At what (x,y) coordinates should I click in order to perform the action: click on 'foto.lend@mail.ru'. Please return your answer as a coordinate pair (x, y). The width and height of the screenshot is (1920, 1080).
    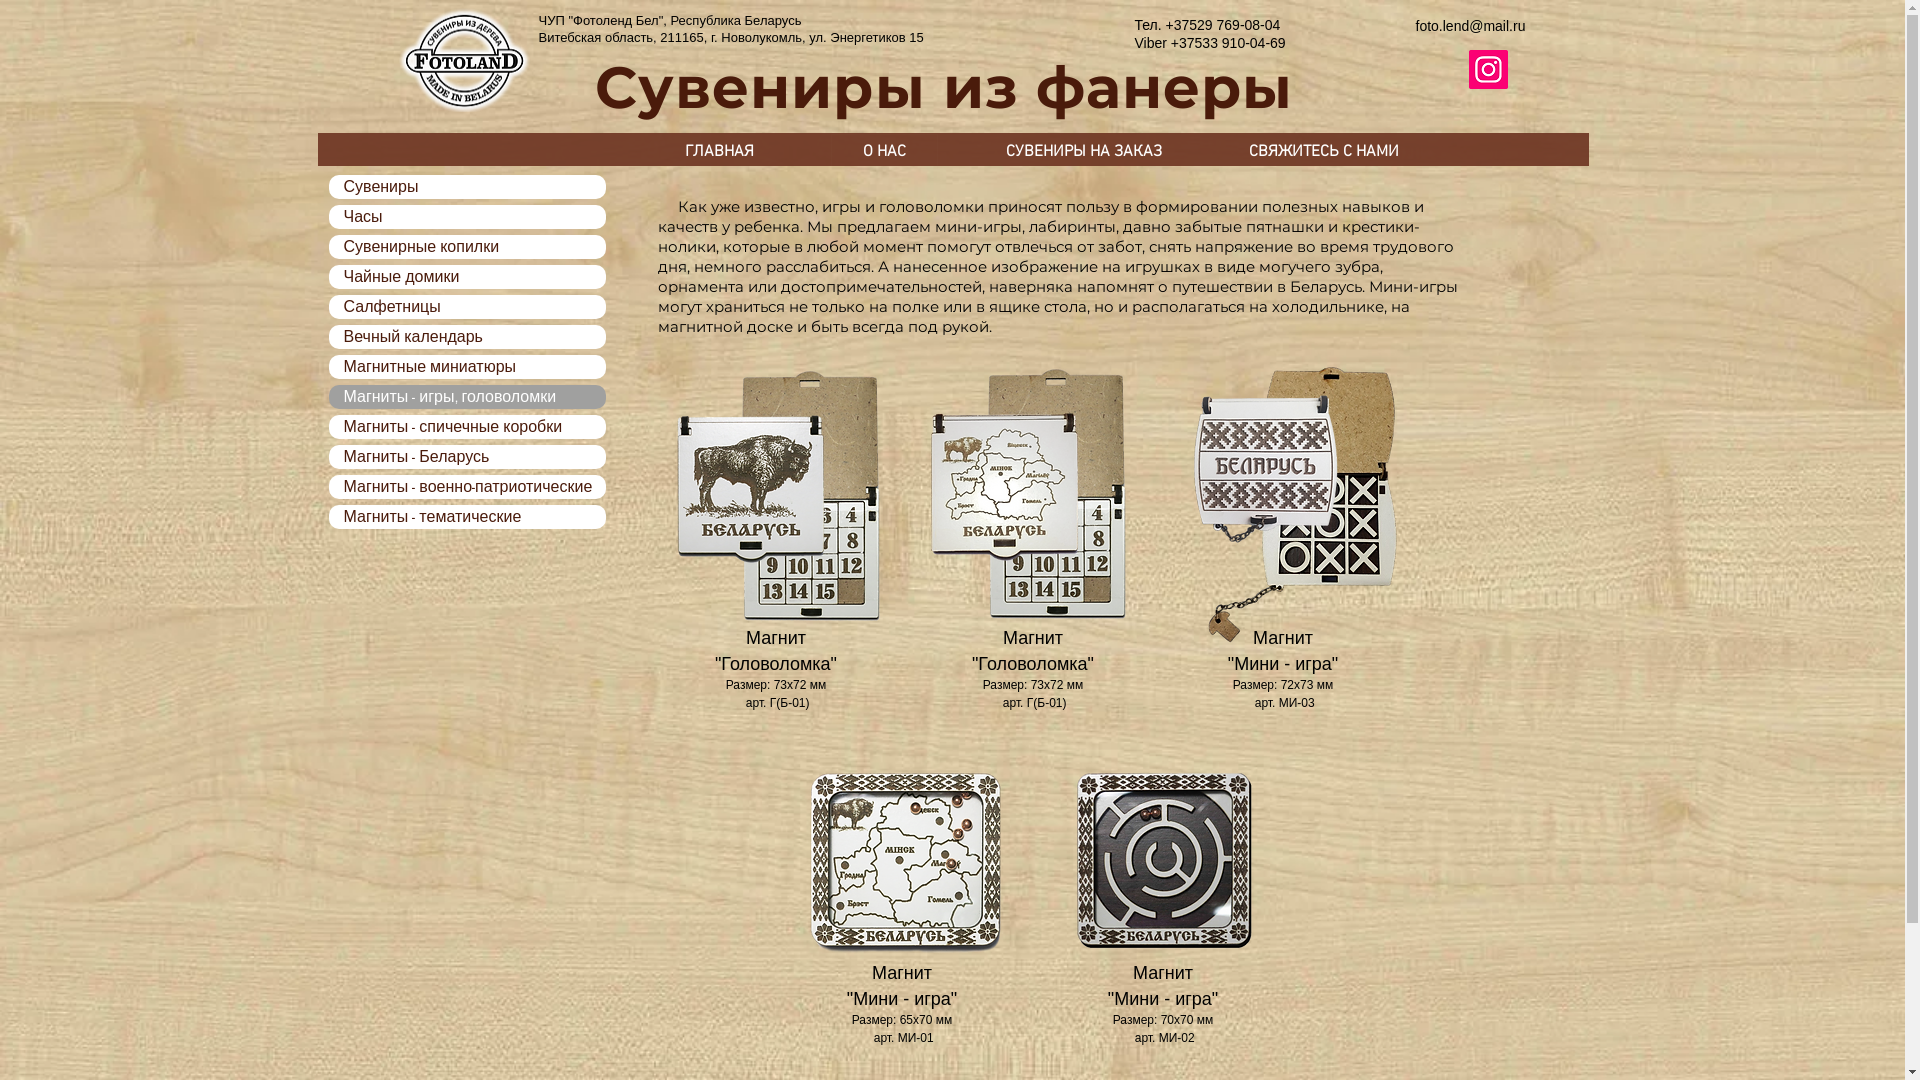
    Looking at the image, I should click on (1470, 26).